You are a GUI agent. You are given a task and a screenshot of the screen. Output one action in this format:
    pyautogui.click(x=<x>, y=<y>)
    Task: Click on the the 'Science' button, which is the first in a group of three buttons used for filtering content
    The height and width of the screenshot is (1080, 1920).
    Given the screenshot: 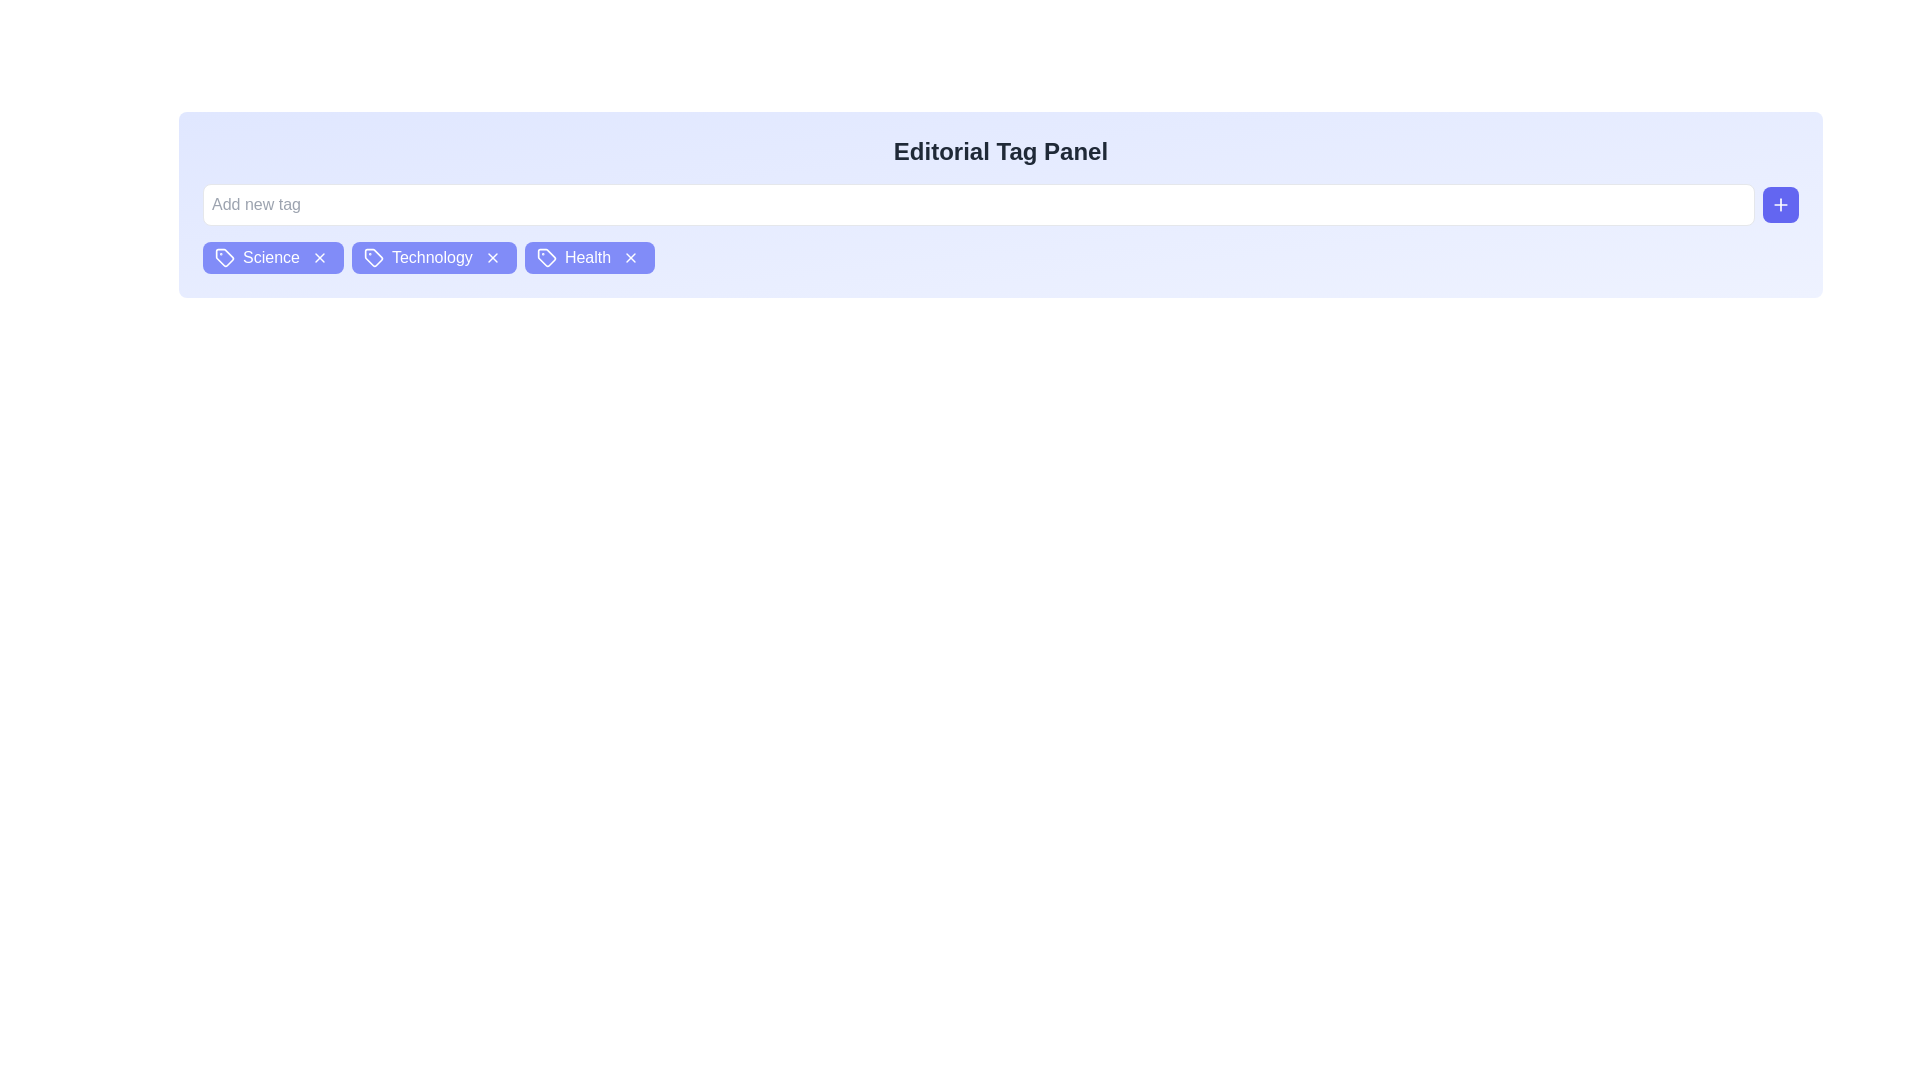 What is the action you would take?
    pyautogui.click(x=272, y=257)
    